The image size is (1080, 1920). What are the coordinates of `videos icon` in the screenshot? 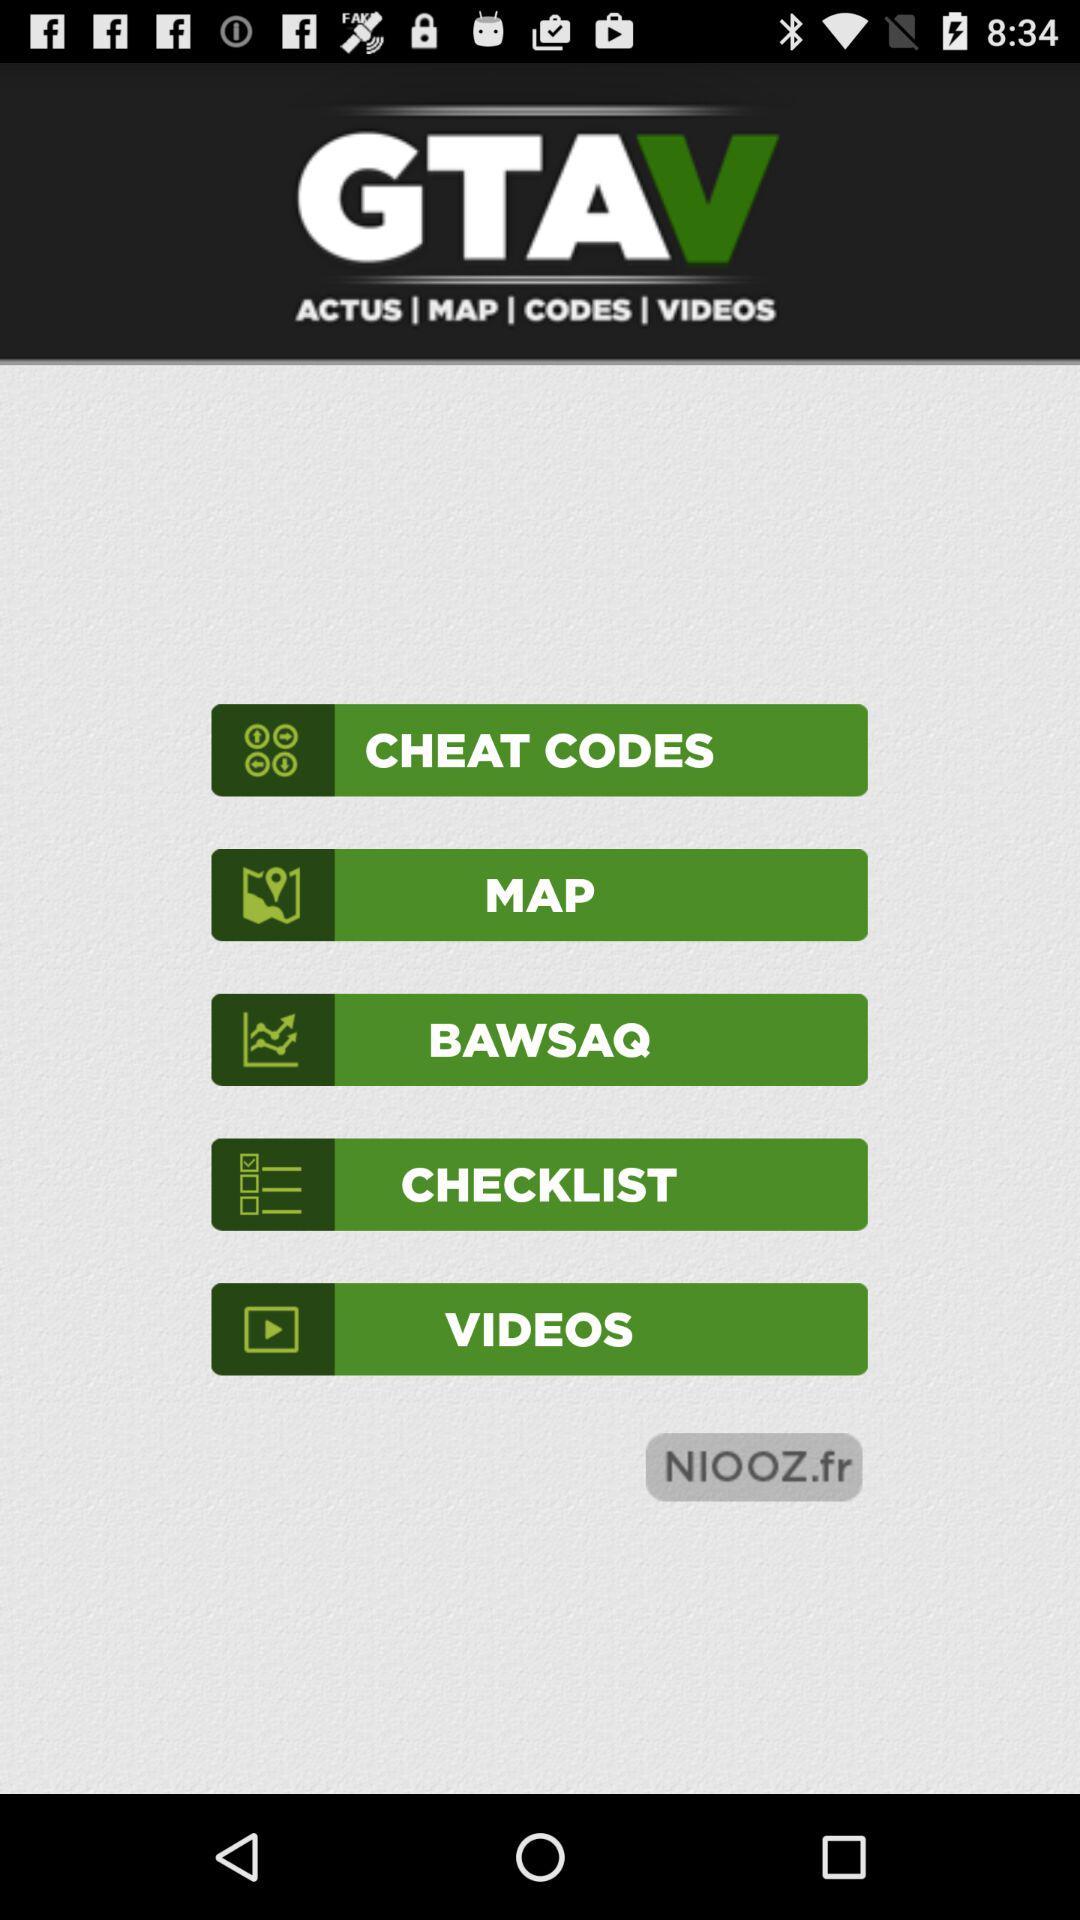 It's located at (538, 1329).